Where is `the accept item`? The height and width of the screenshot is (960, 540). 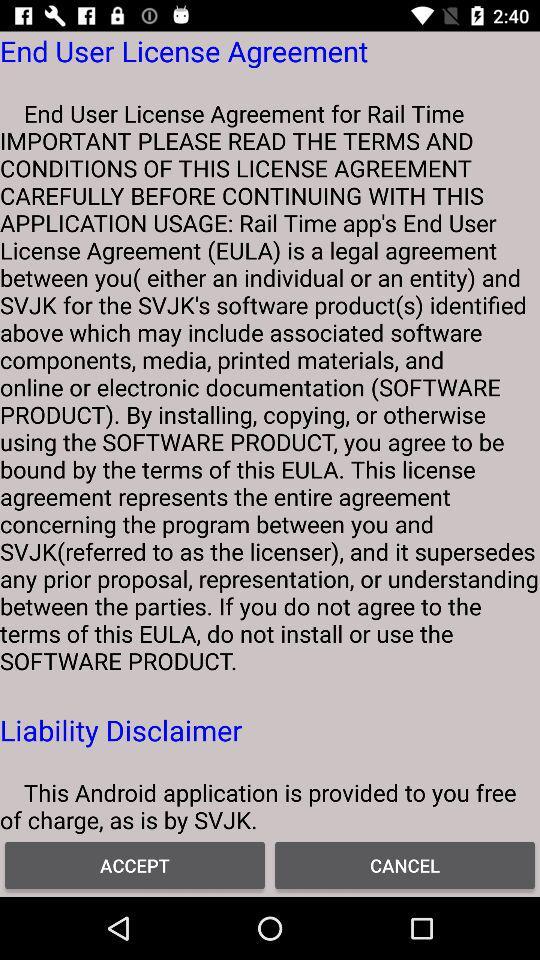
the accept item is located at coordinates (135, 864).